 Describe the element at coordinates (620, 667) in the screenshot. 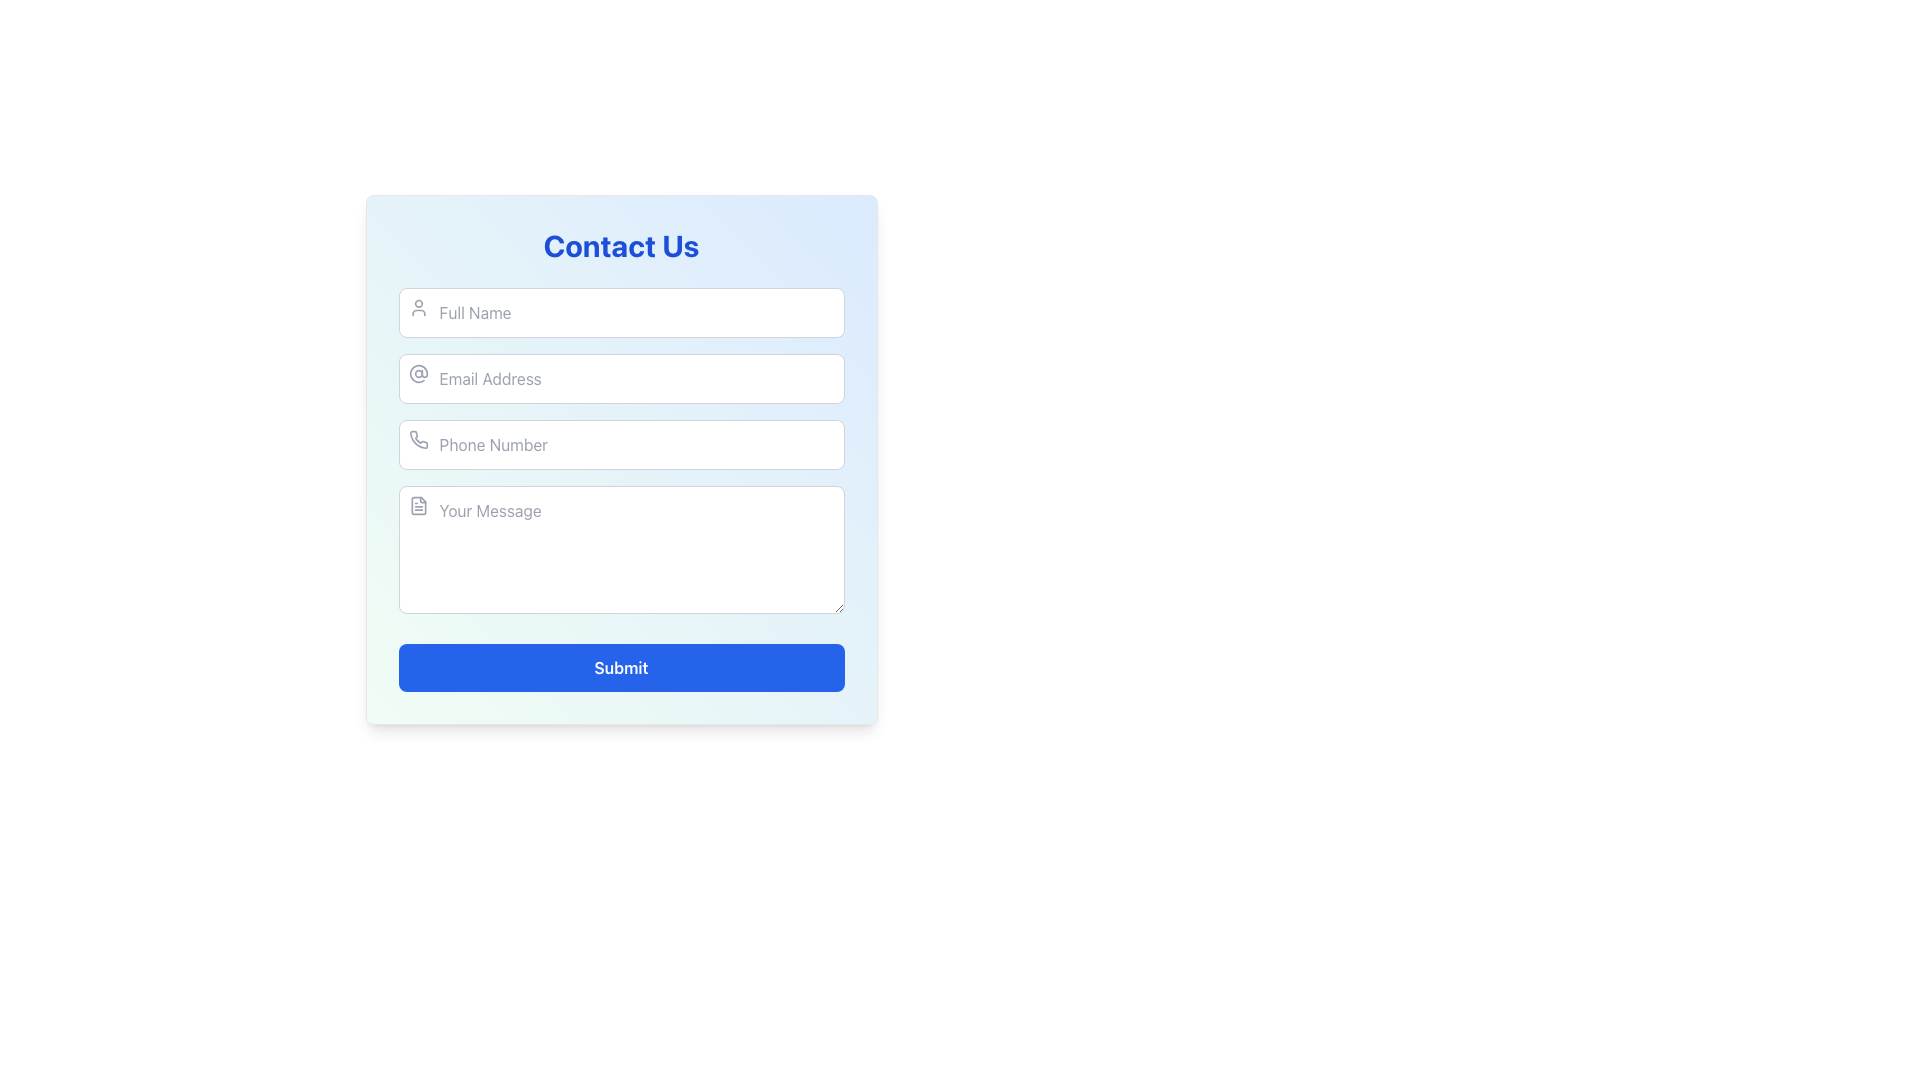

I see `the 'Submit' button with a blue background located at the bottom of the 'Contact Us' form` at that location.